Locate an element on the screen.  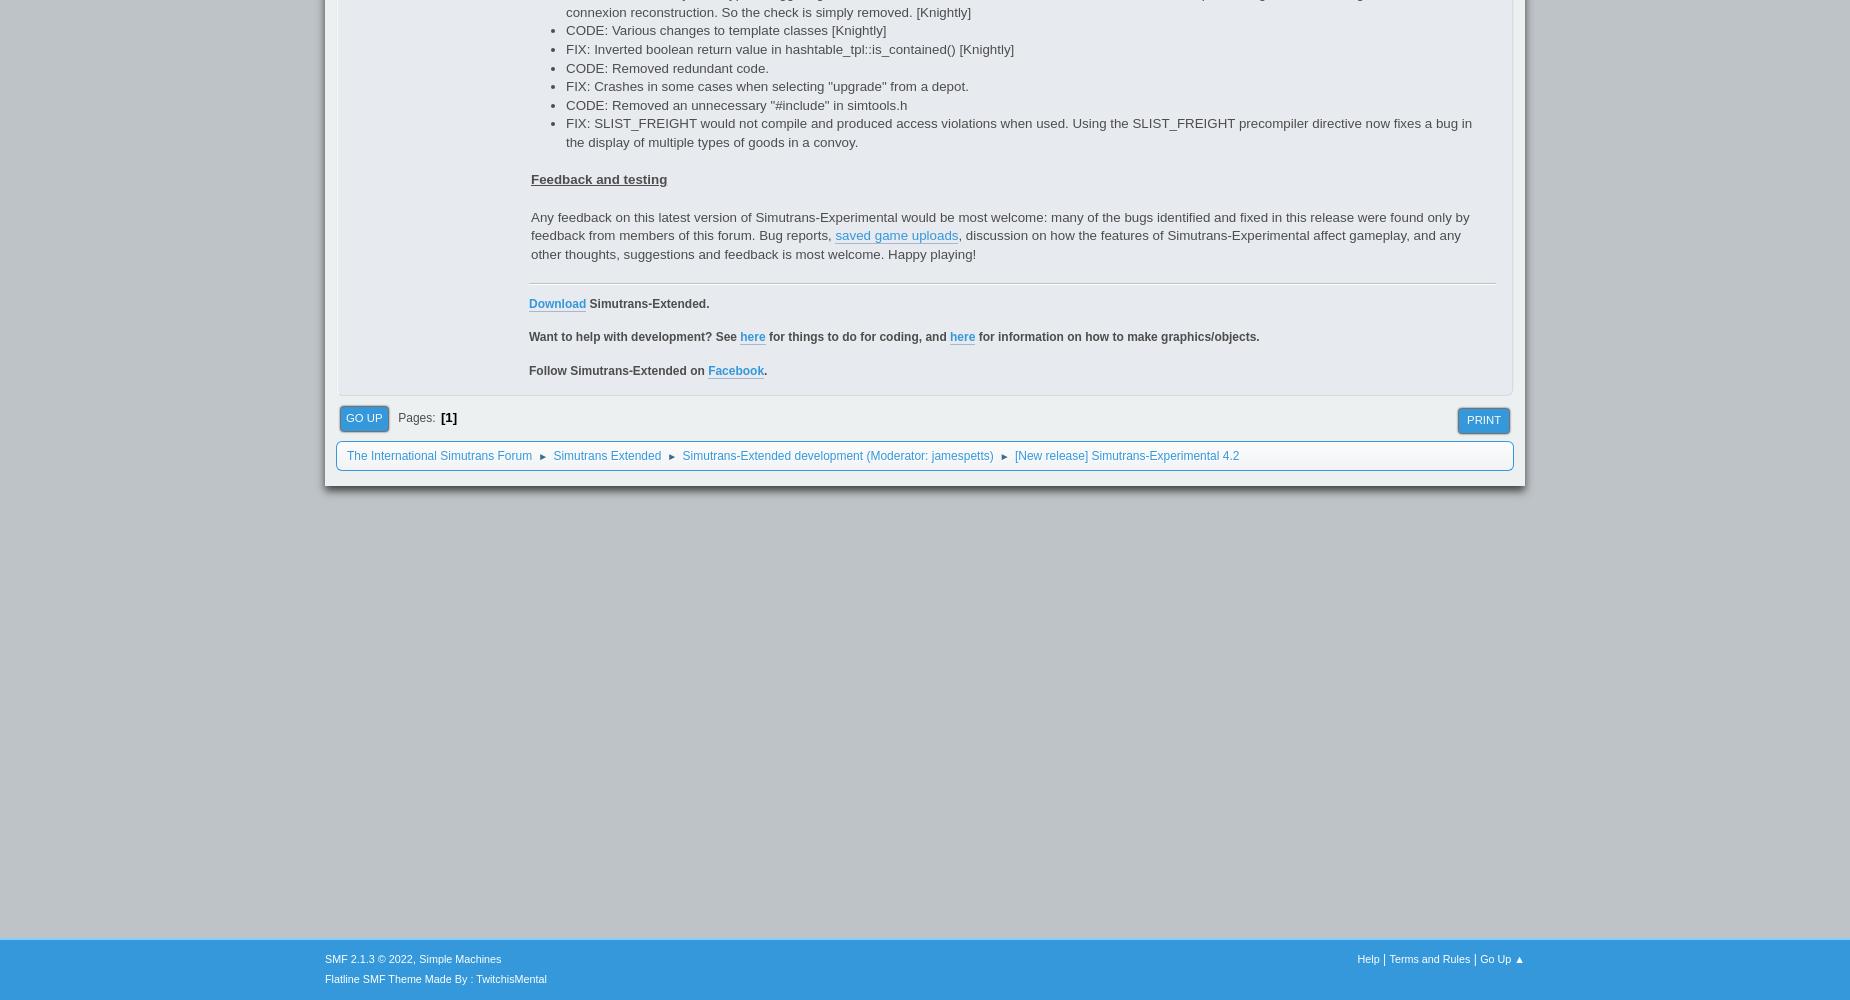
')' is located at coordinates (990, 454).